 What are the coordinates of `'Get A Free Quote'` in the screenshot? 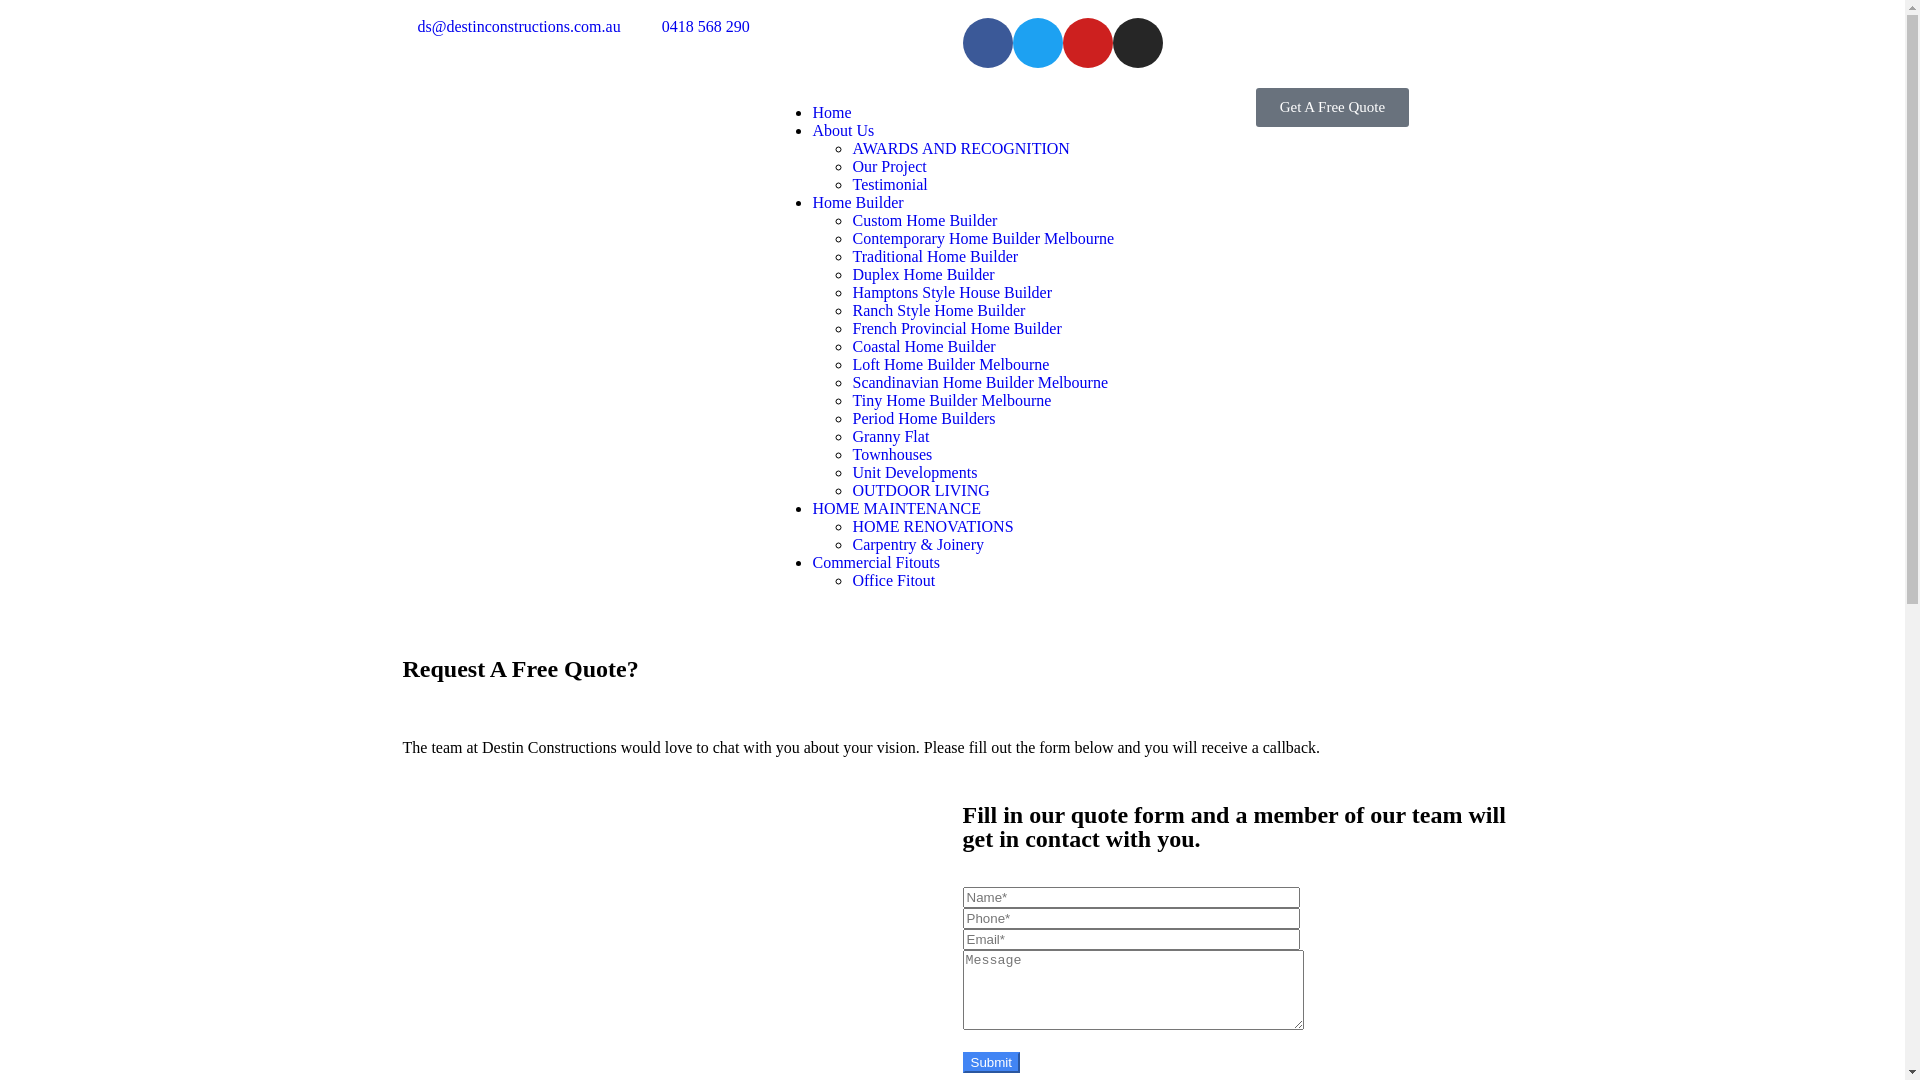 It's located at (1255, 107).